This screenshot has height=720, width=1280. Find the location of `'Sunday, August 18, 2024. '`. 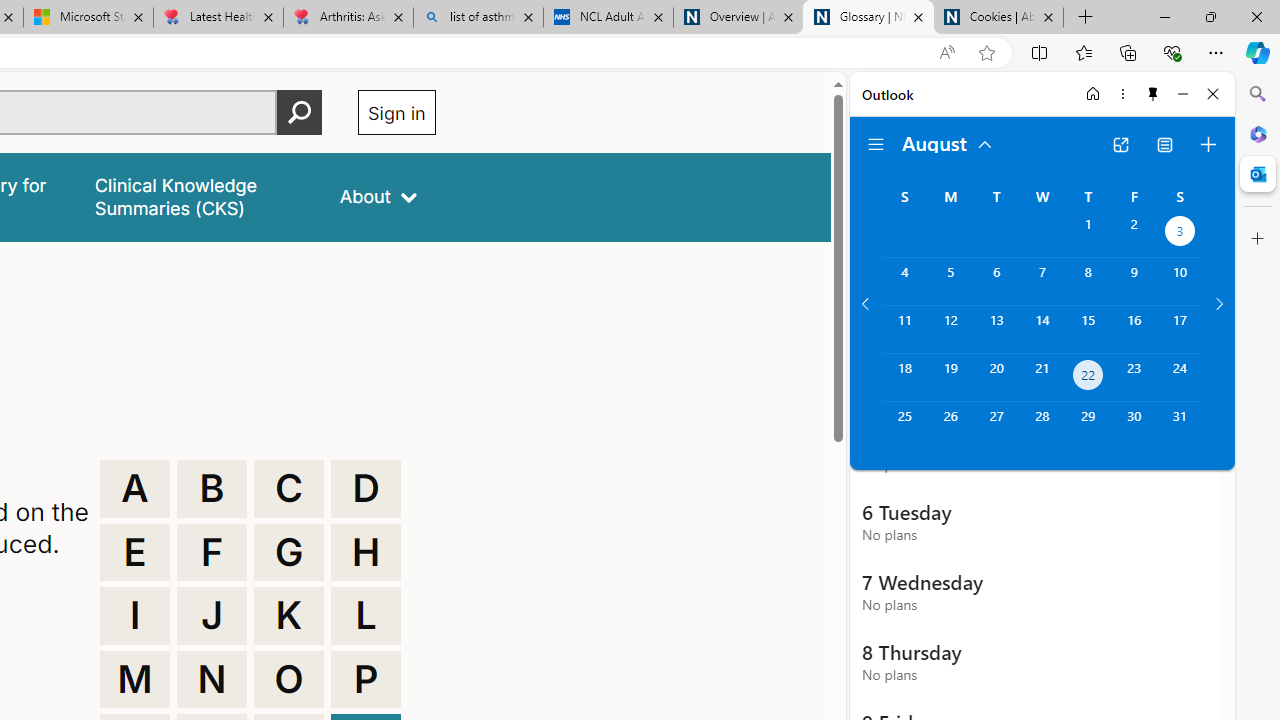

'Sunday, August 18, 2024. ' is located at coordinates (903, 377).